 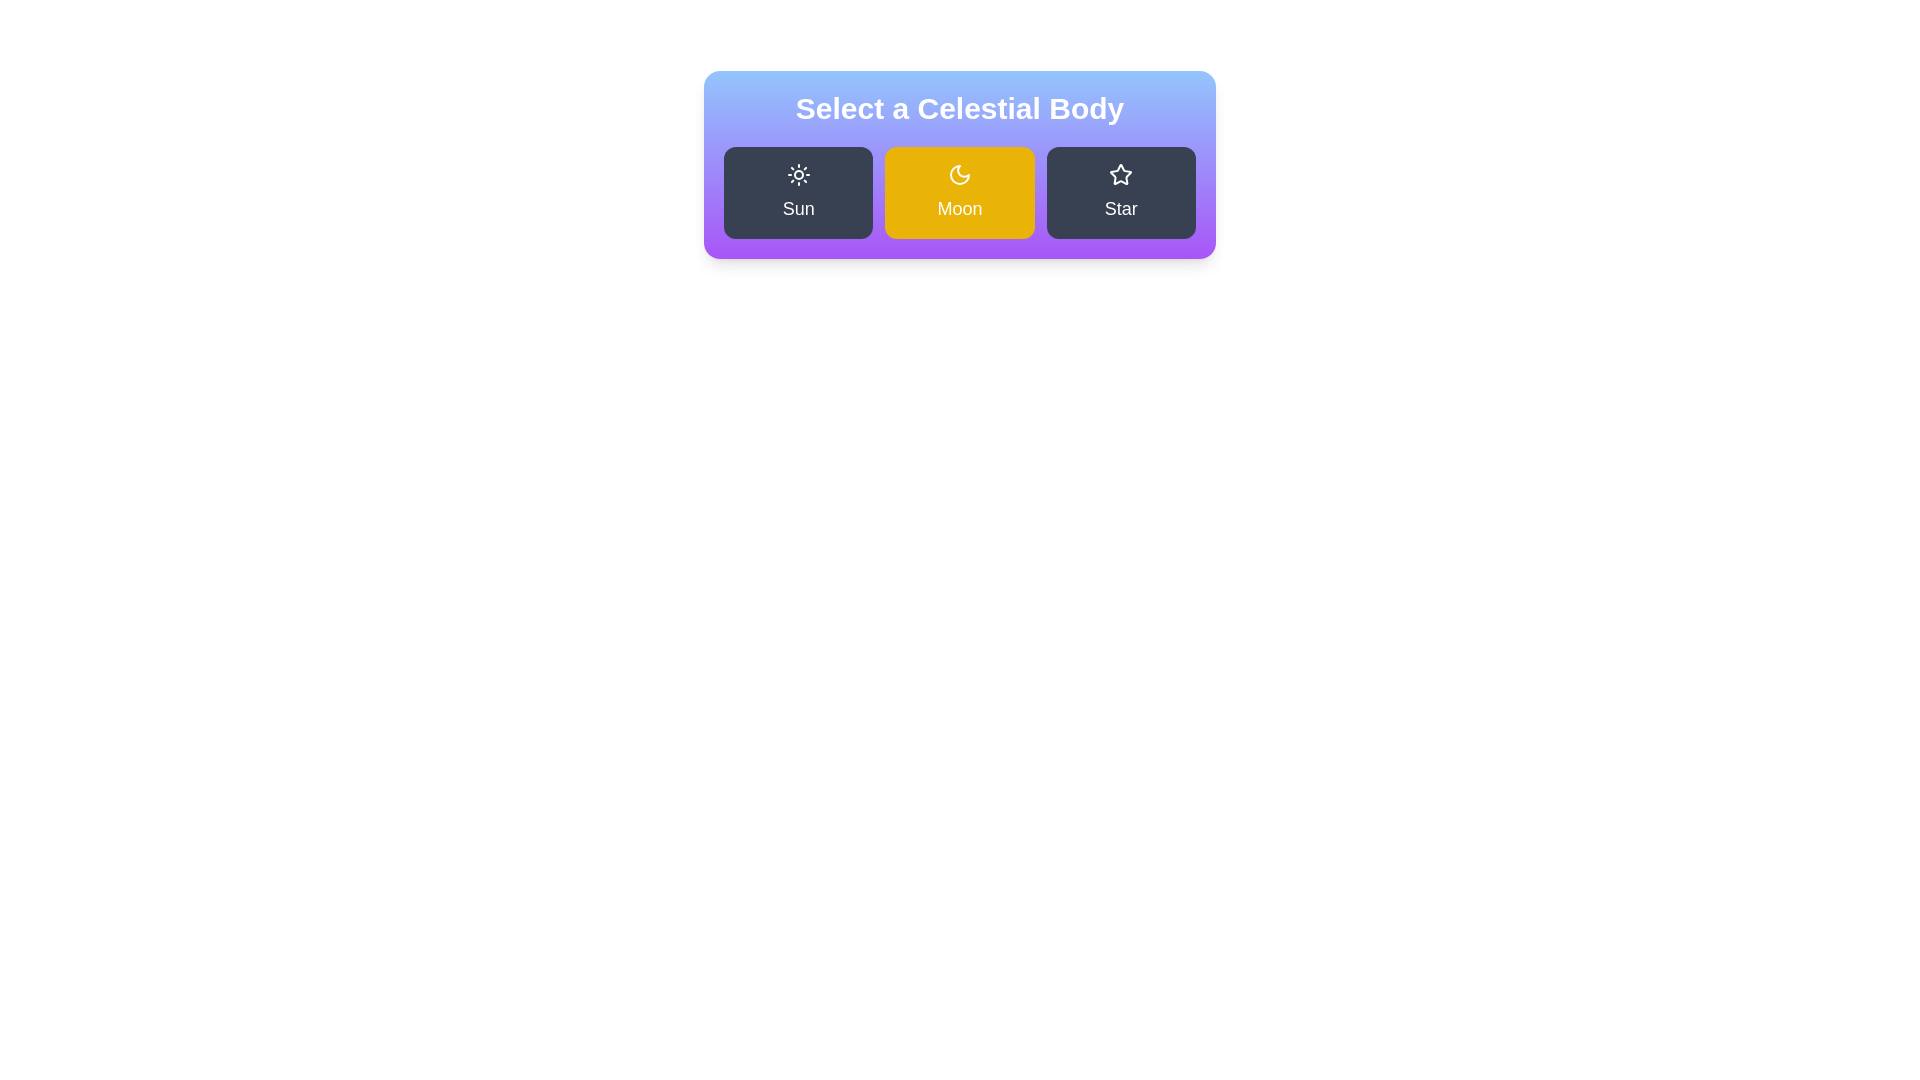 I want to click on the celestial body icon Moon, so click(x=960, y=192).